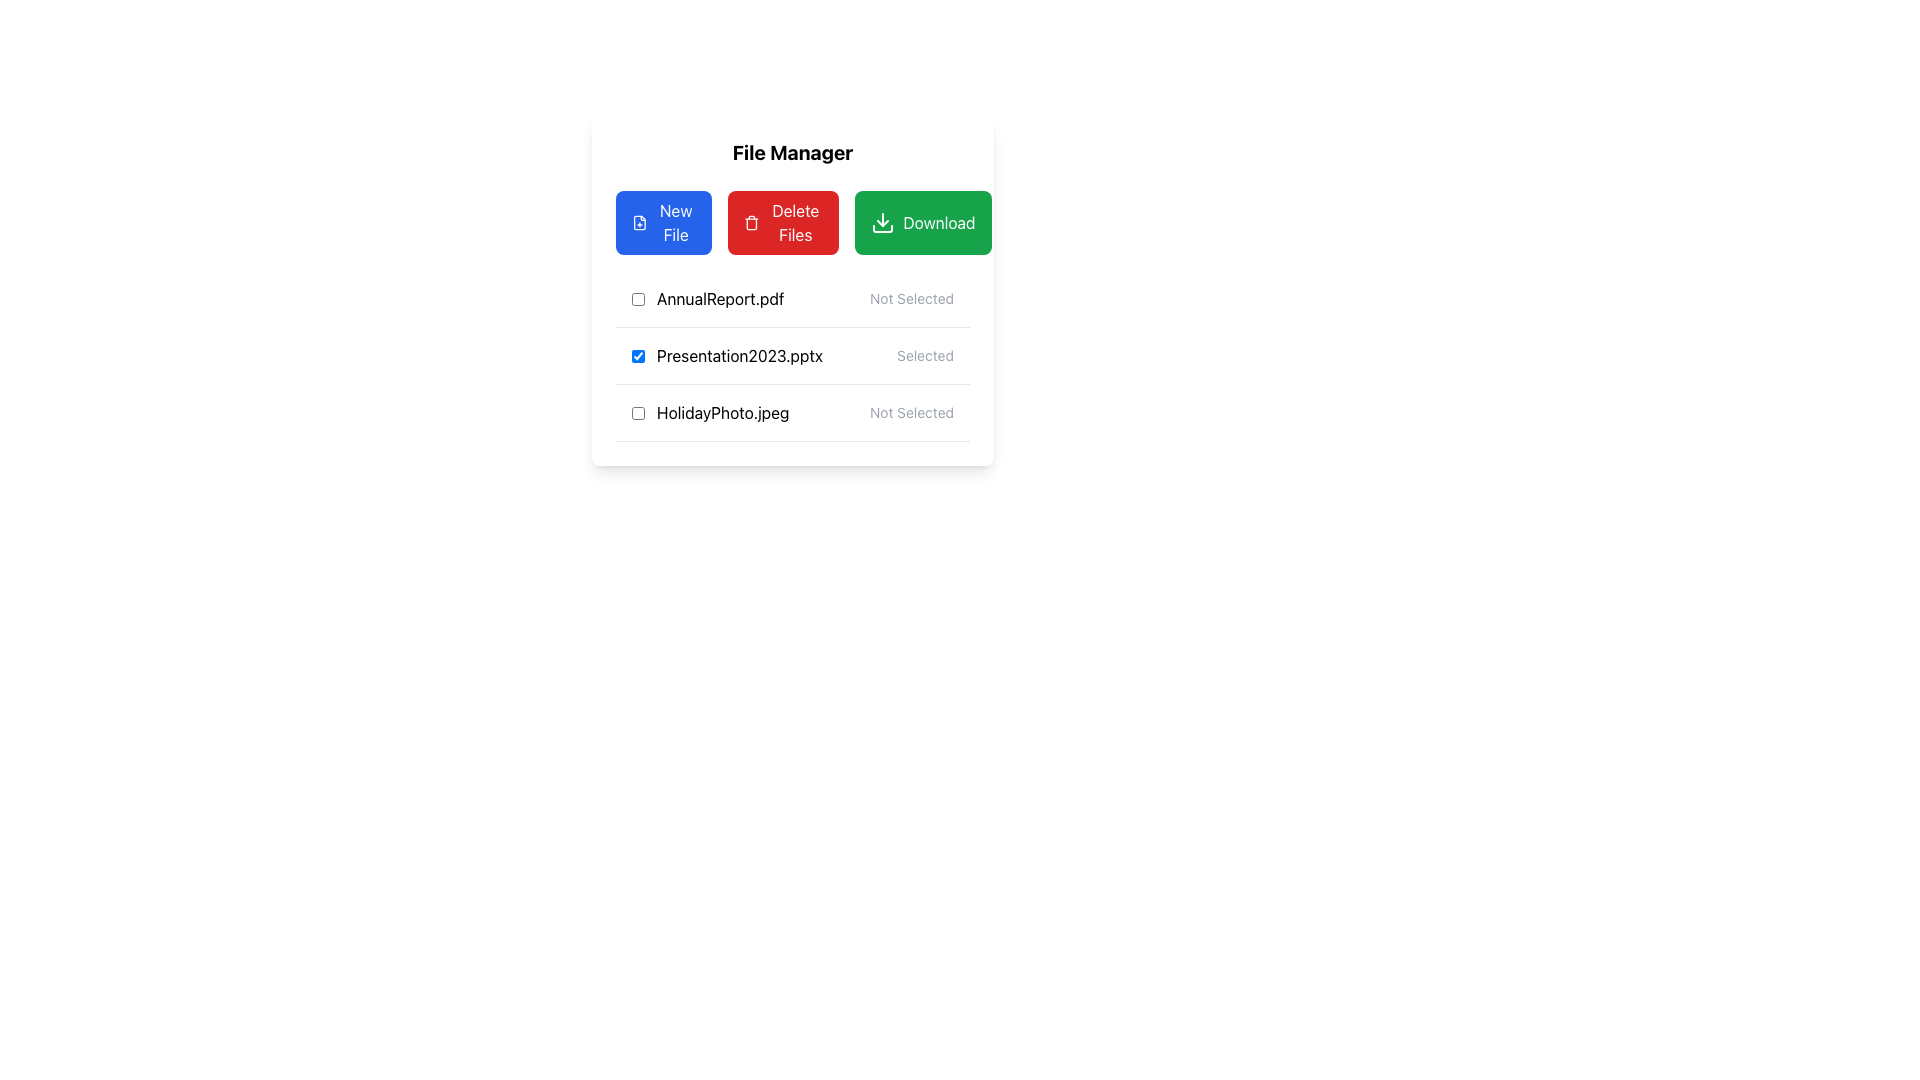  I want to click on the 'New File' button which is visually represented by the decorative icon located at the top-left corner of the 'File Manager' interface, so click(638, 223).